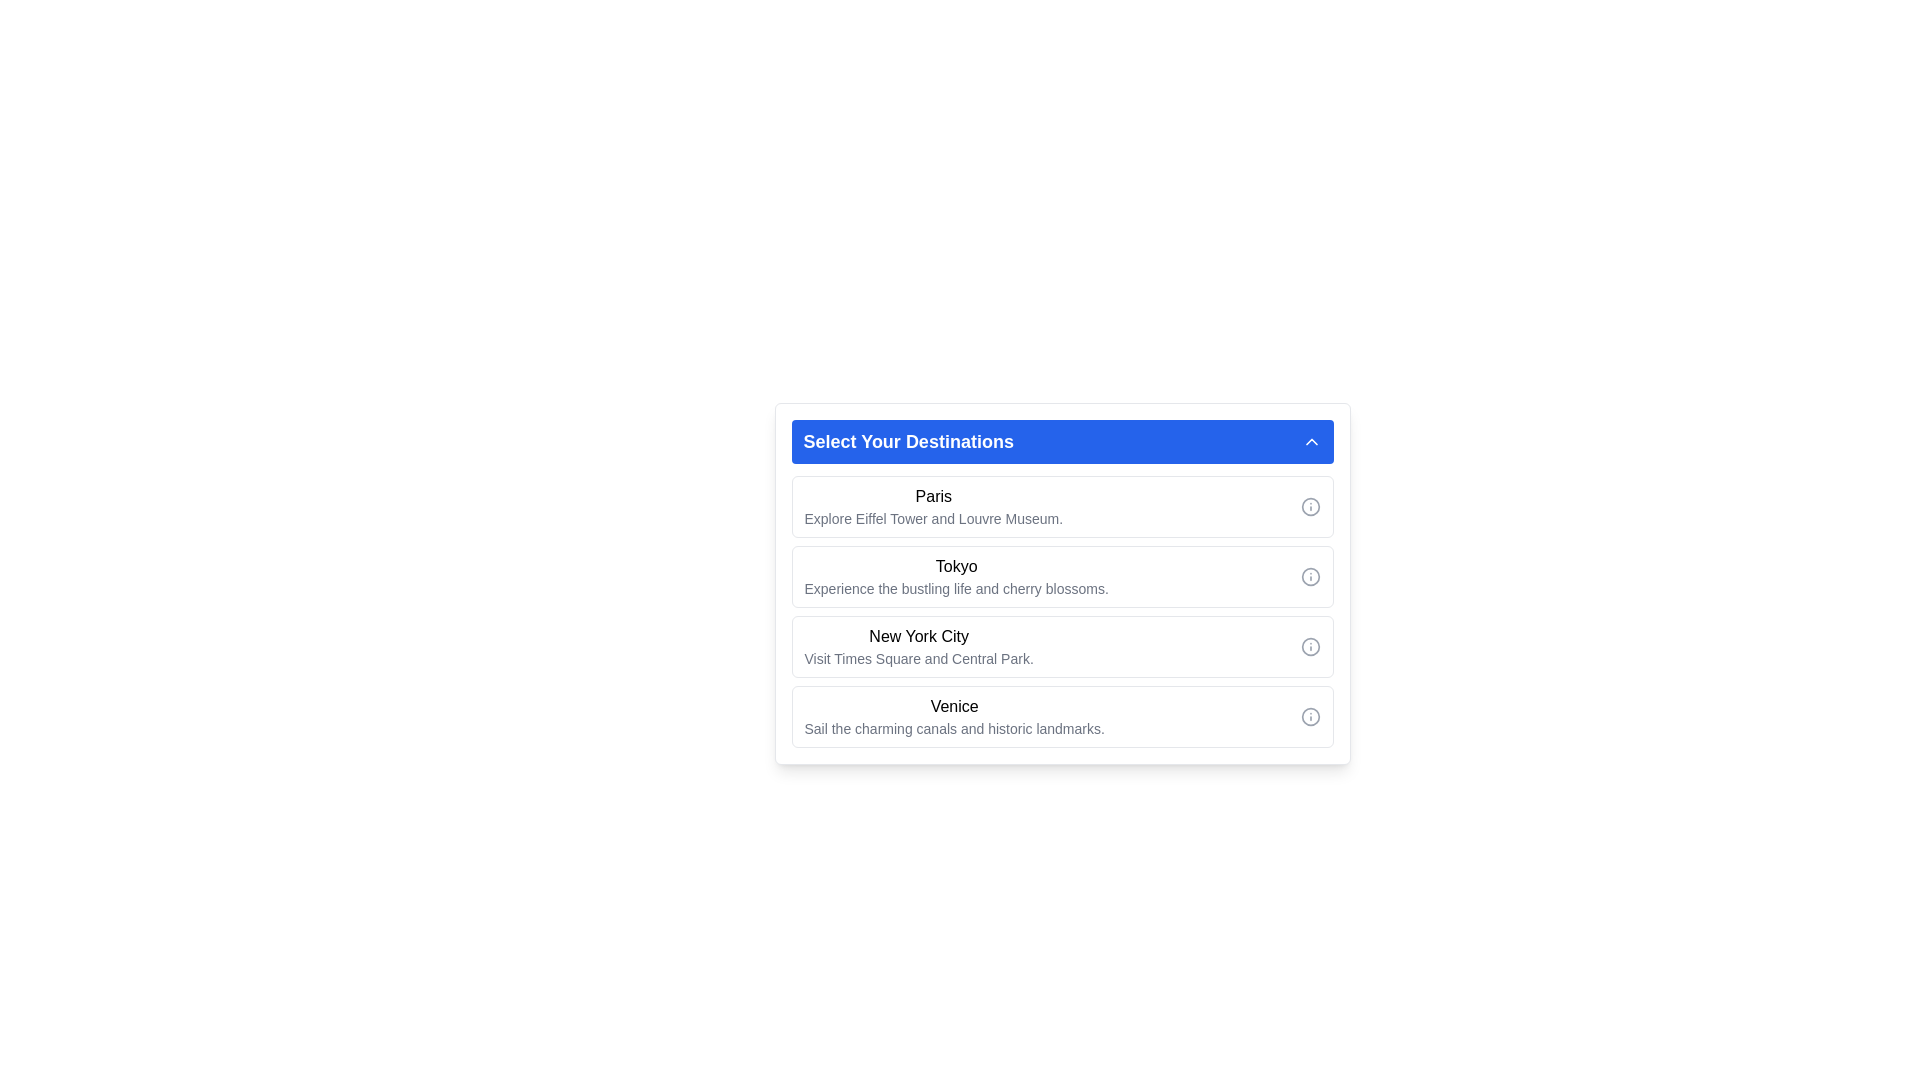  What do you see at coordinates (932, 505) in the screenshot?
I see `the first Text Block under 'Select Your Destinations'` at bounding box center [932, 505].